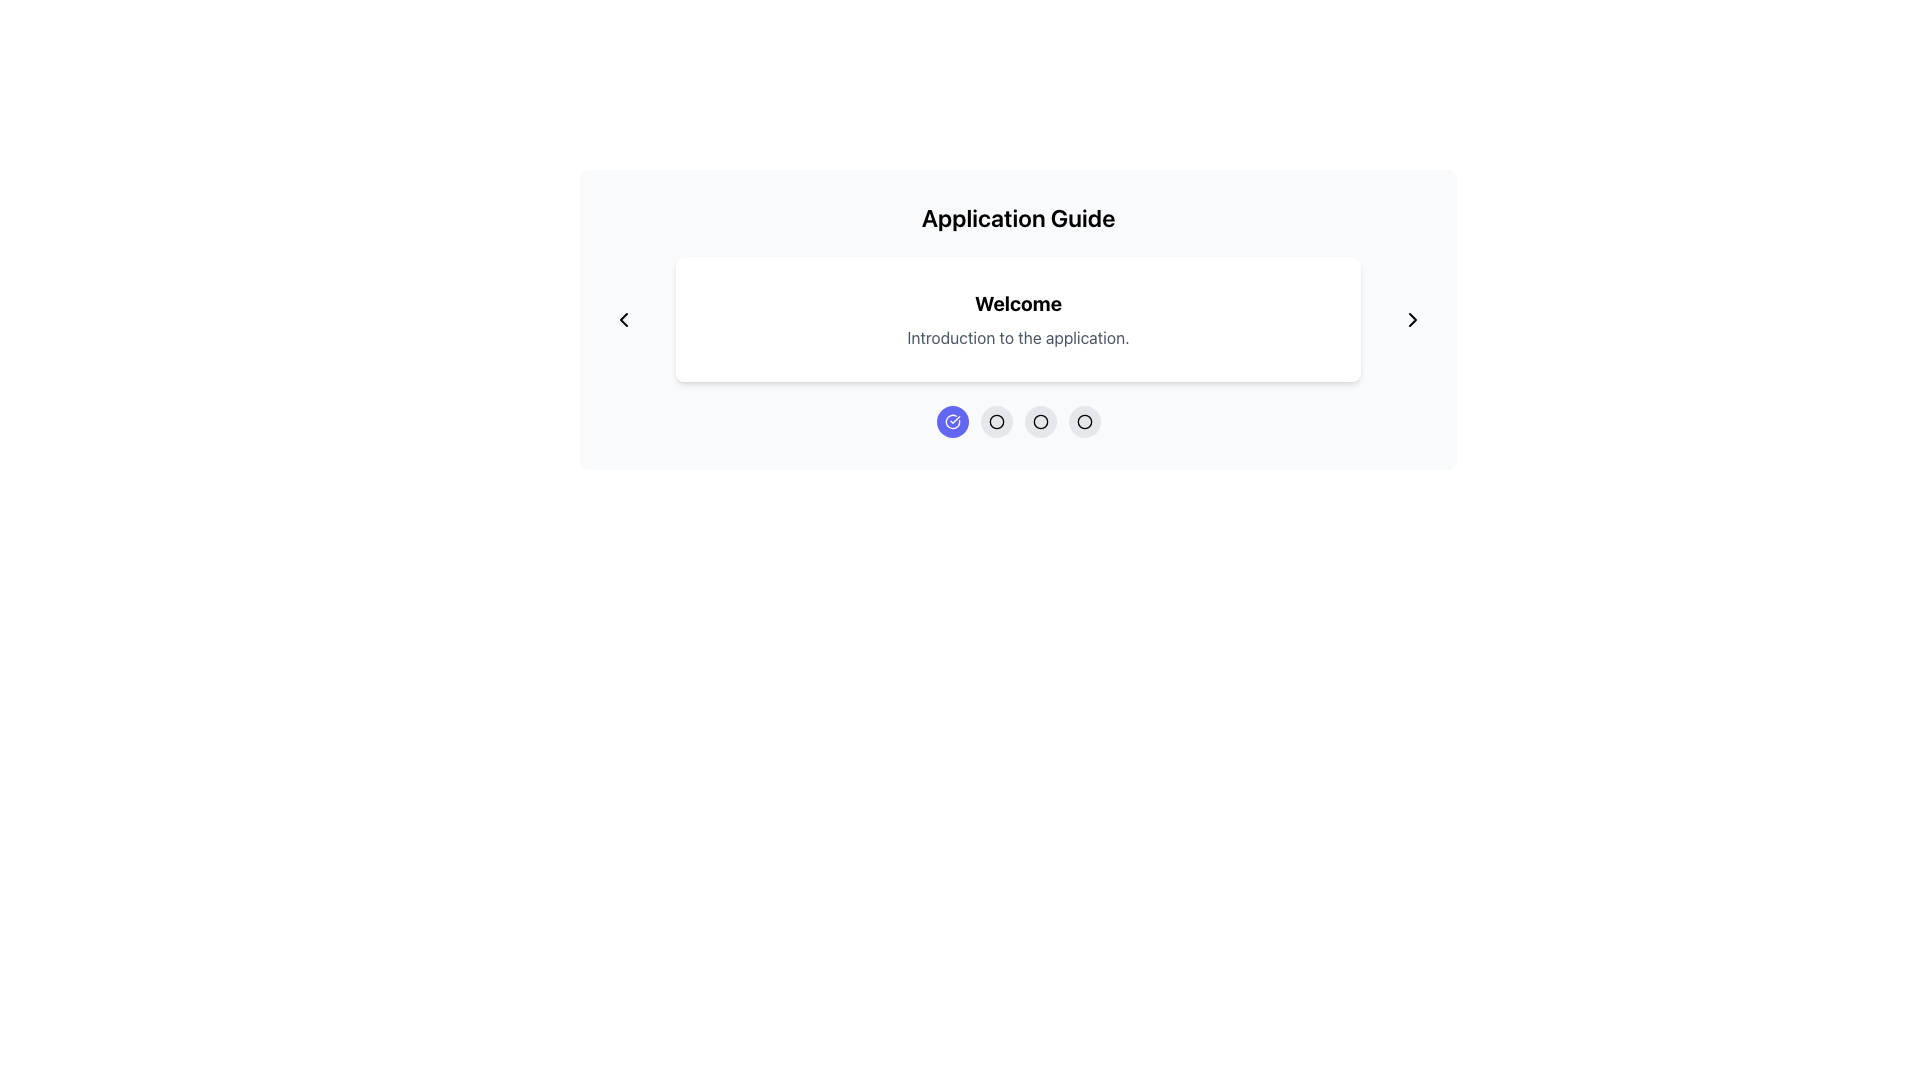  Describe the element at coordinates (1040, 420) in the screenshot. I see `the Circle icon, which is the third icon from the left in the horizontal row of circle icons located below the main content section` at that location.